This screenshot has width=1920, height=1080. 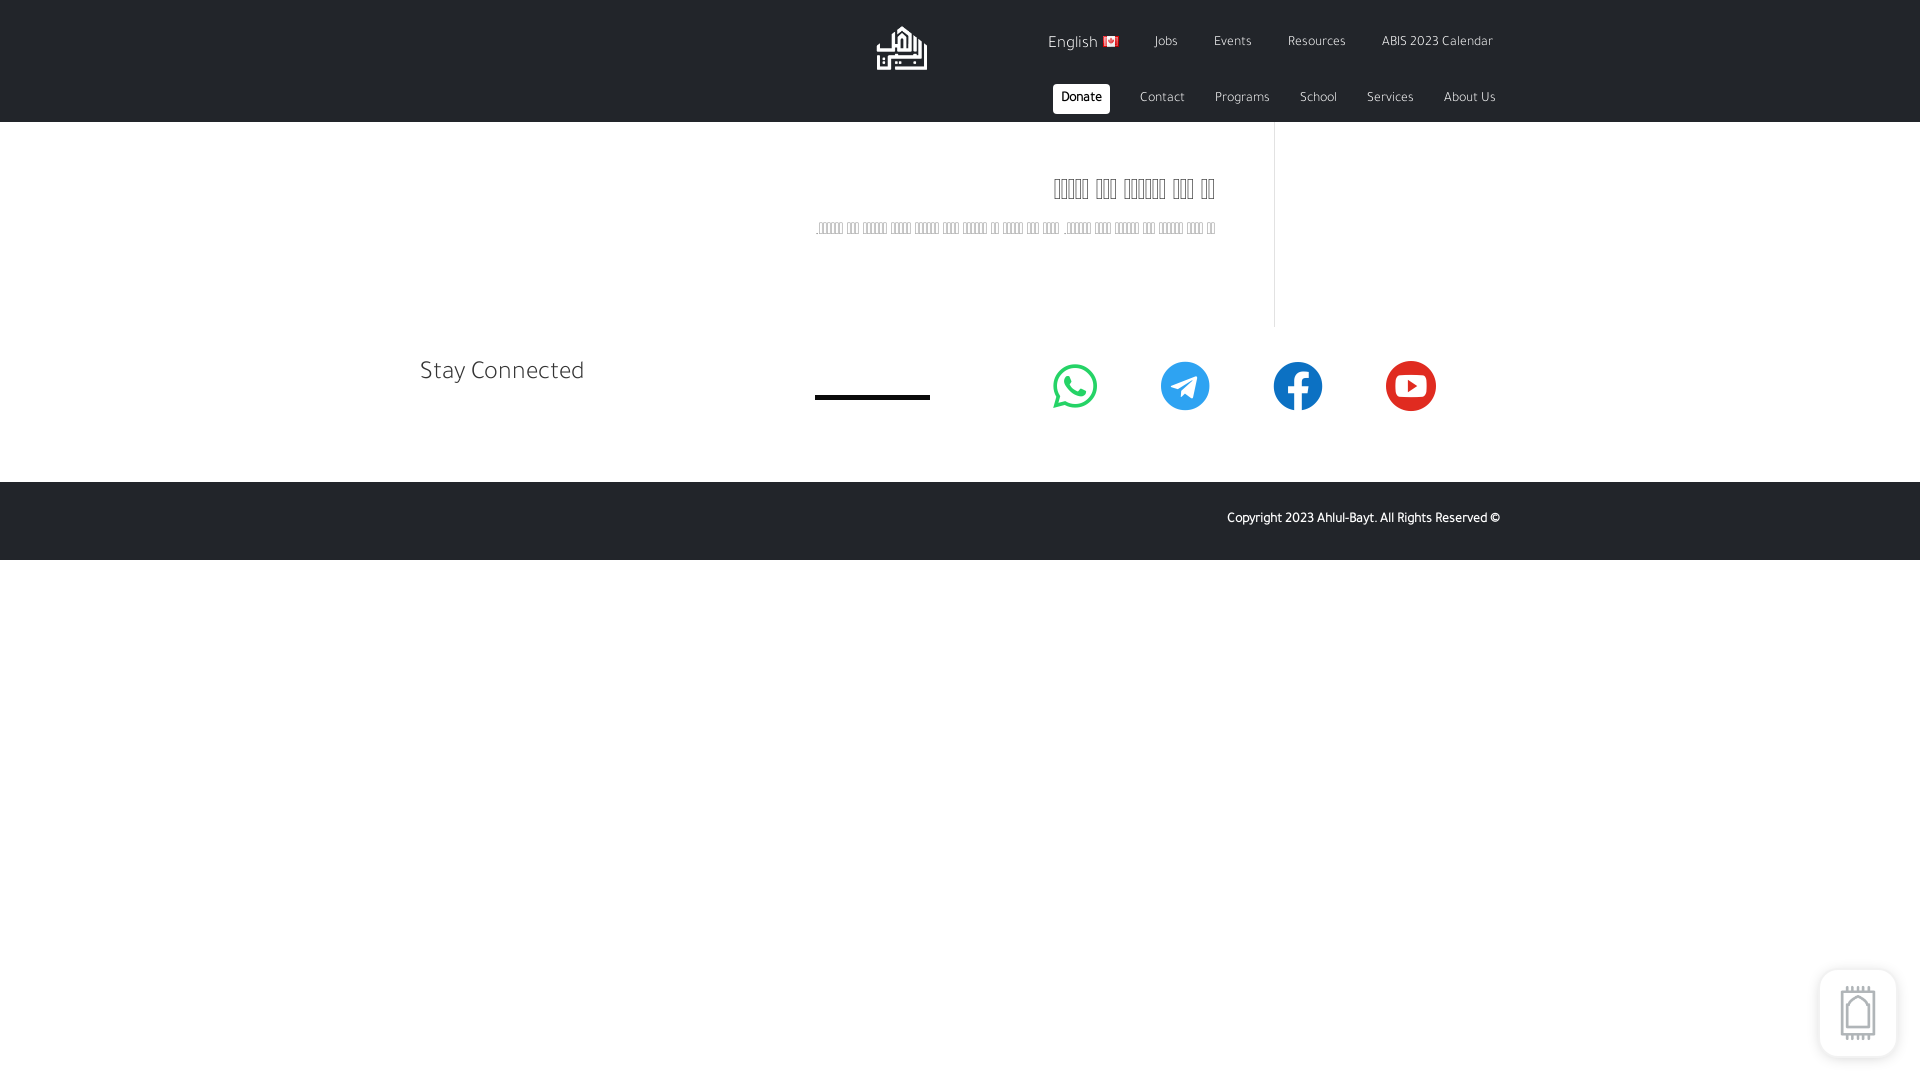 I want to click on 'Events', so click(x=1232, y=43).